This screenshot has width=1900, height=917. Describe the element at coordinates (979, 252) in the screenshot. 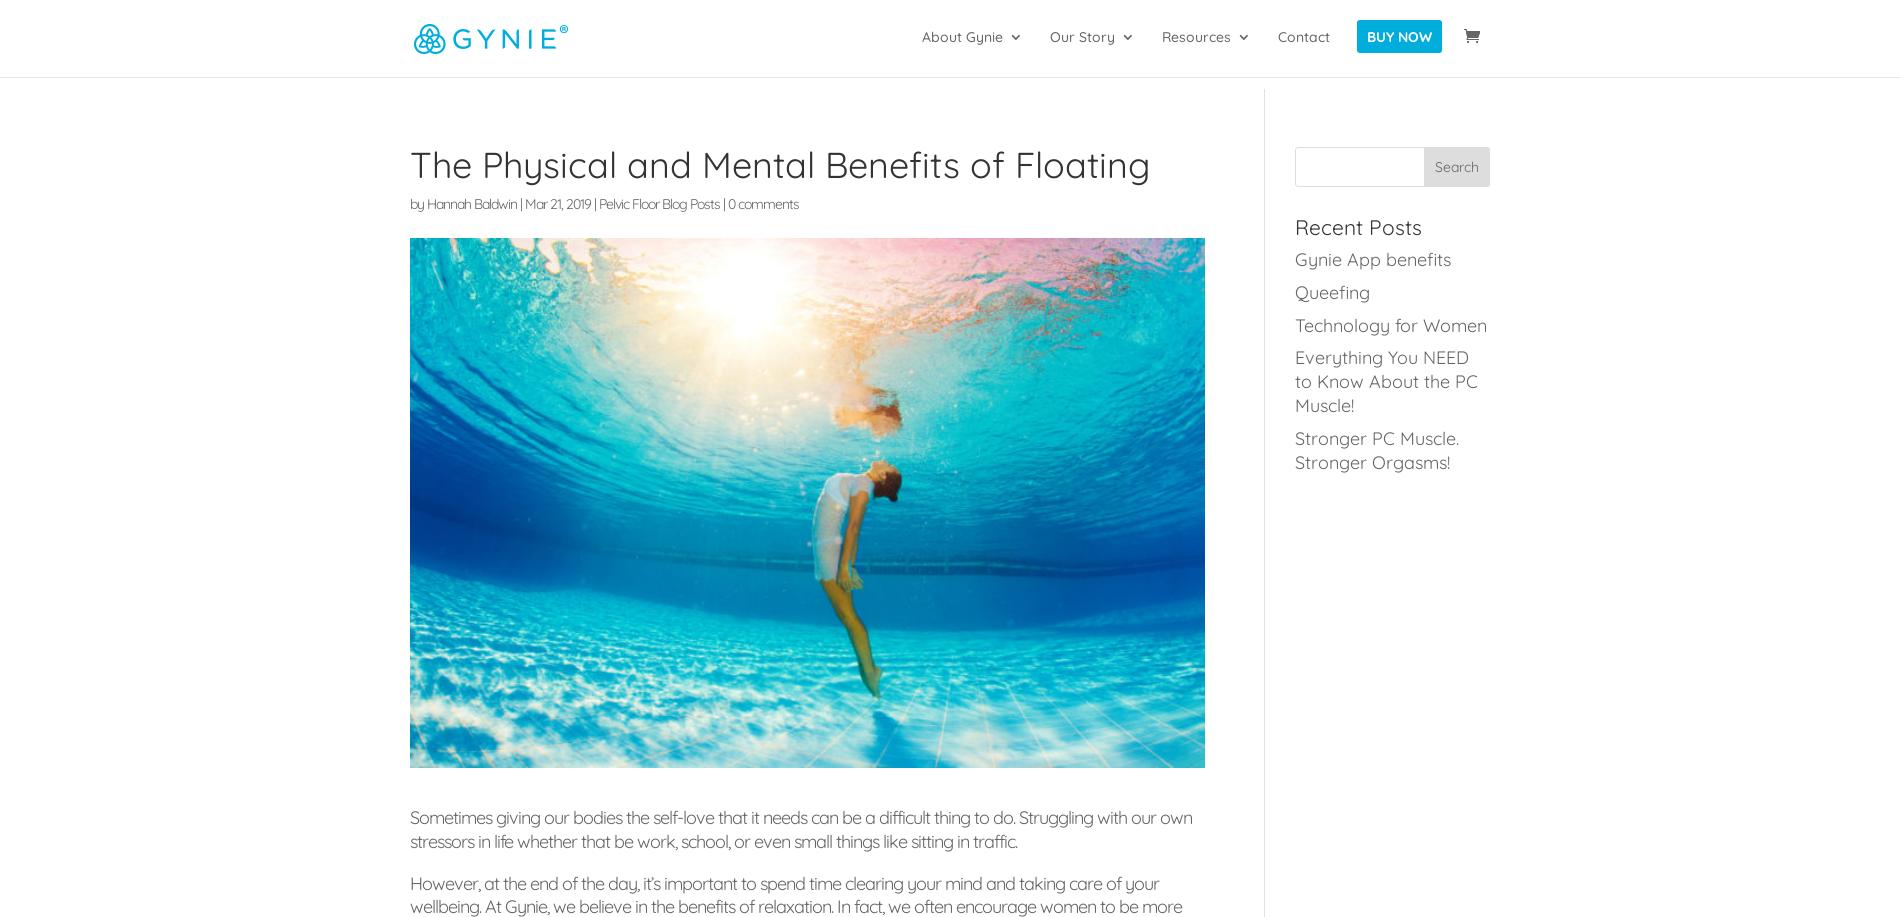

I see `'FAQs'` at that location.